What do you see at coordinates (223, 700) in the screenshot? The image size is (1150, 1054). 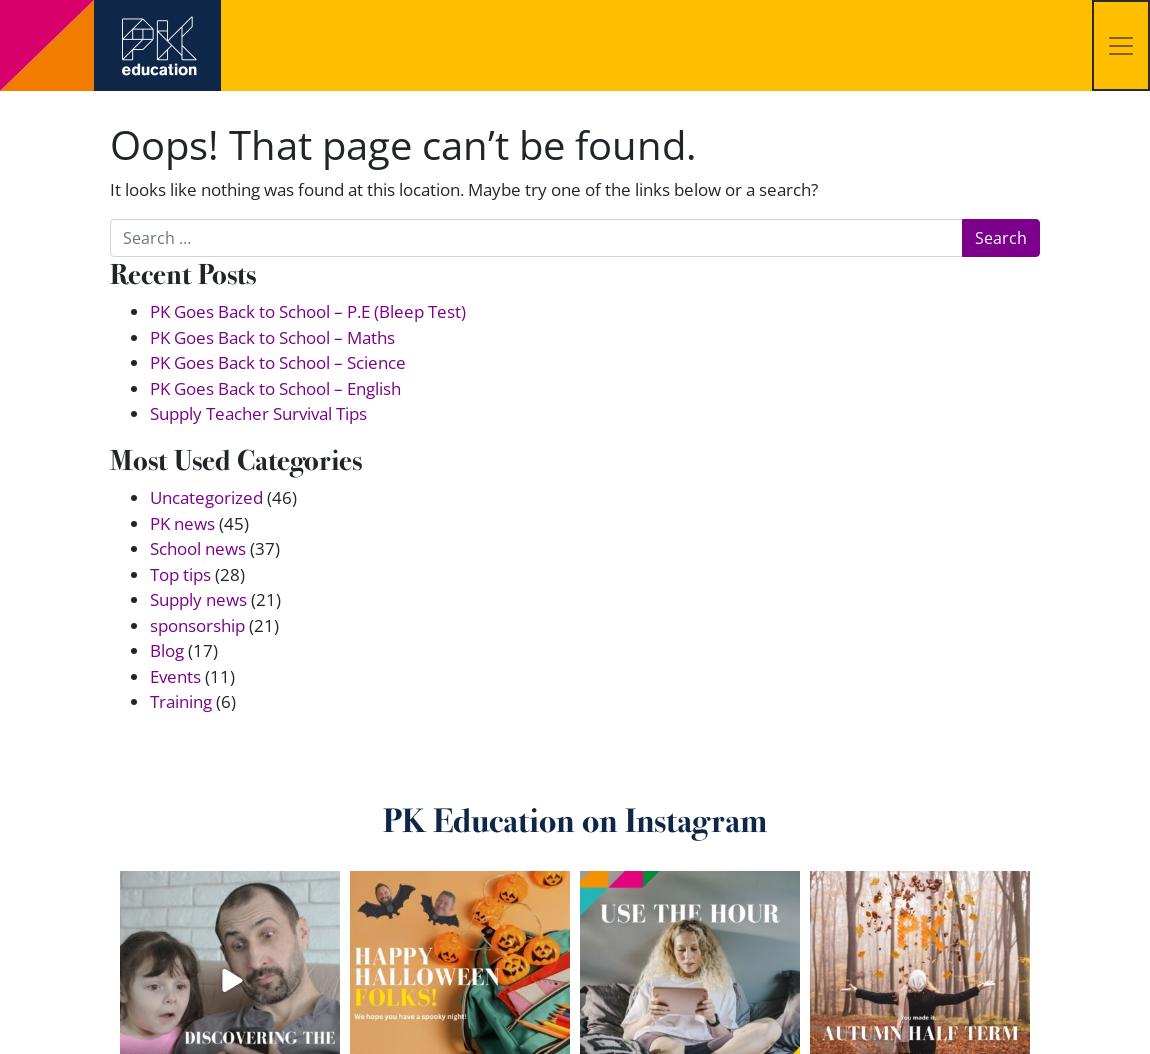 I see `'(6)'` at bounding box center [223, 700].